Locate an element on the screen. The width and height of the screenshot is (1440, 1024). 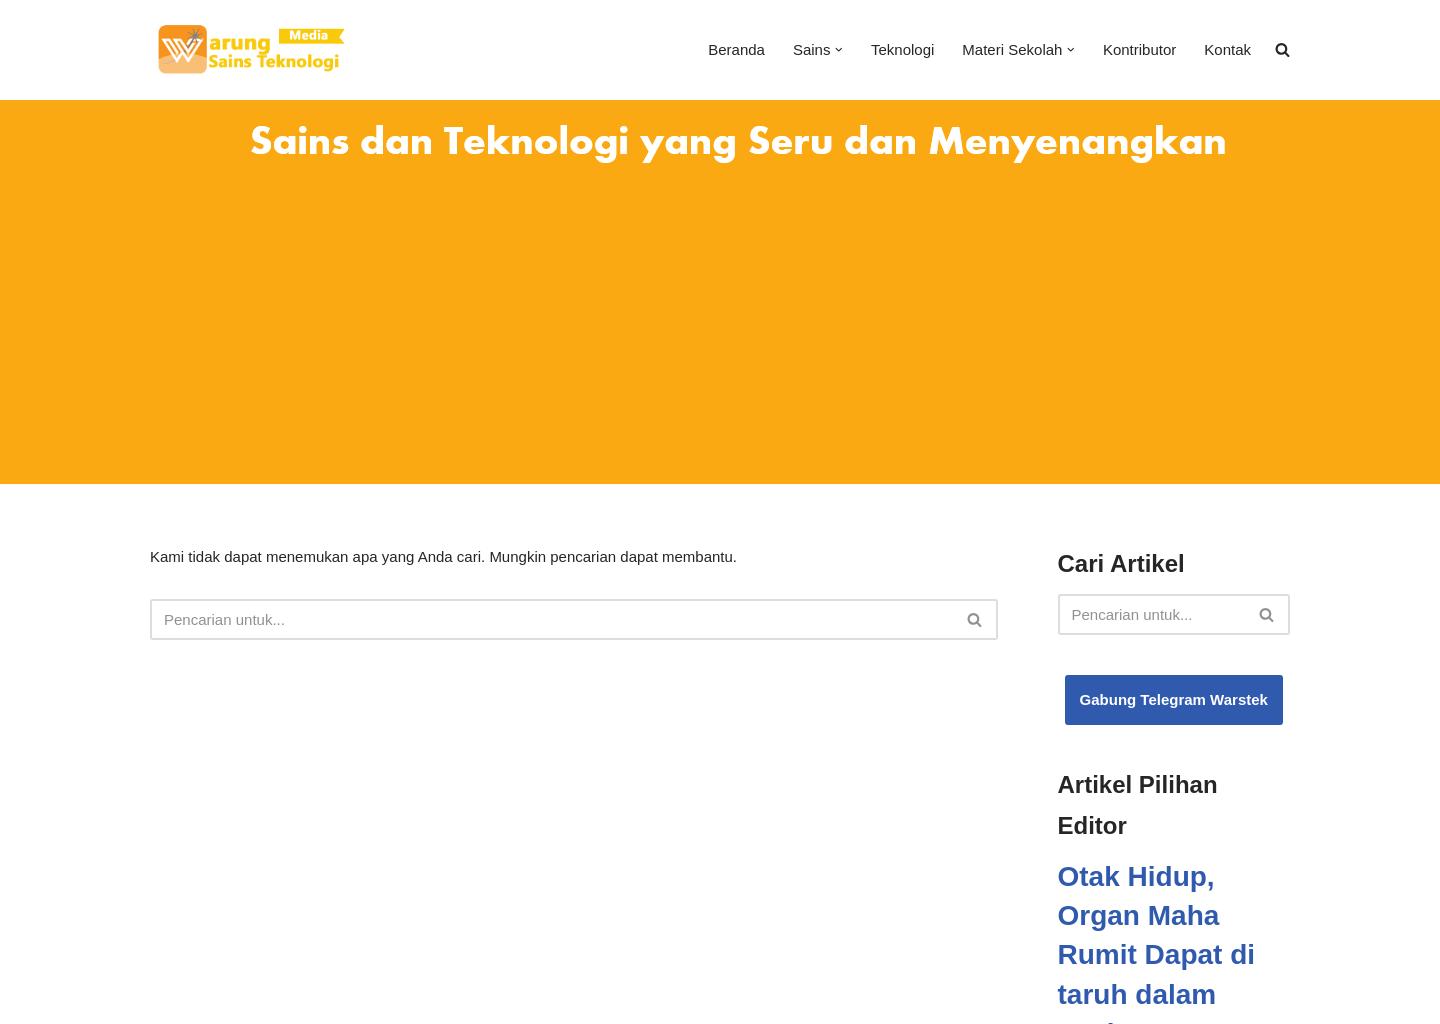
'Lompat ke konten' is located at coordinates (39, 78).